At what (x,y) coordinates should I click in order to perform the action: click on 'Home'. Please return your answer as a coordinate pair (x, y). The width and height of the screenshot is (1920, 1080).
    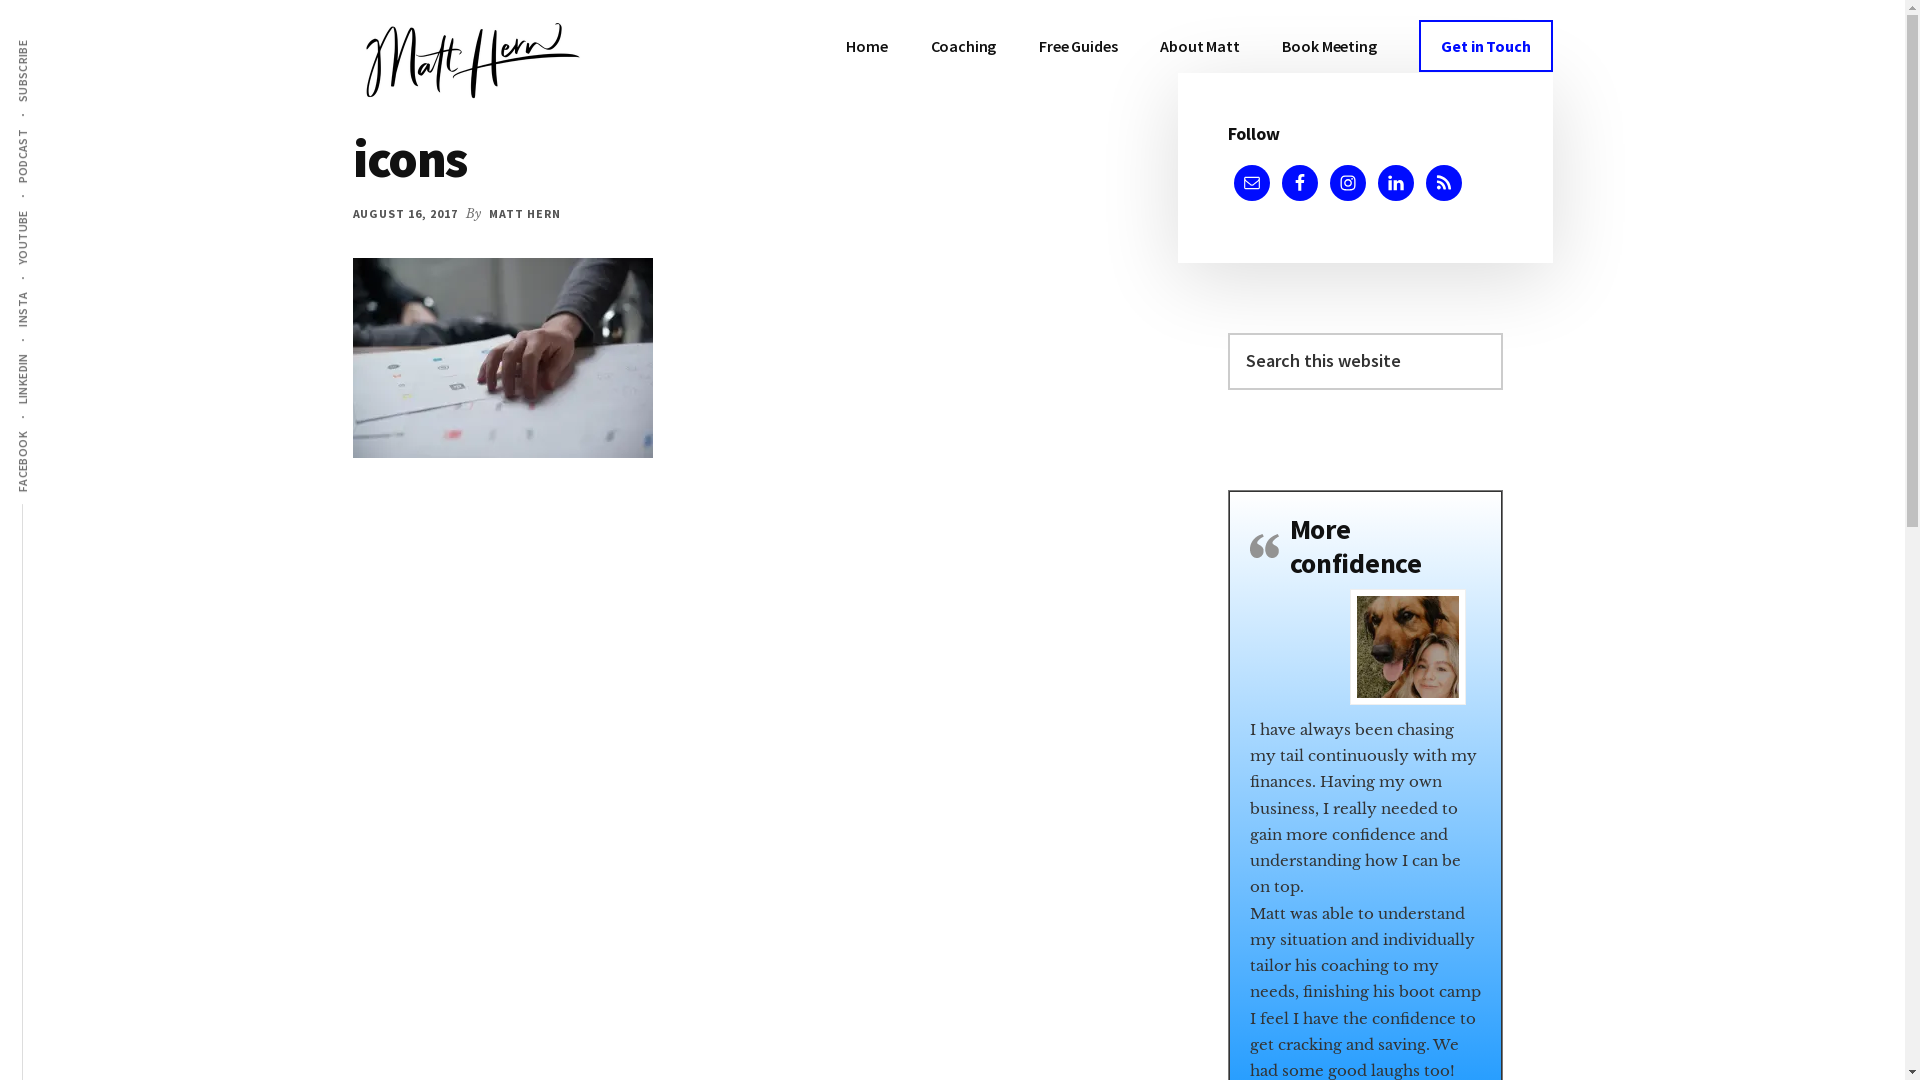
    Looking at the image, I should click on (866, 45).